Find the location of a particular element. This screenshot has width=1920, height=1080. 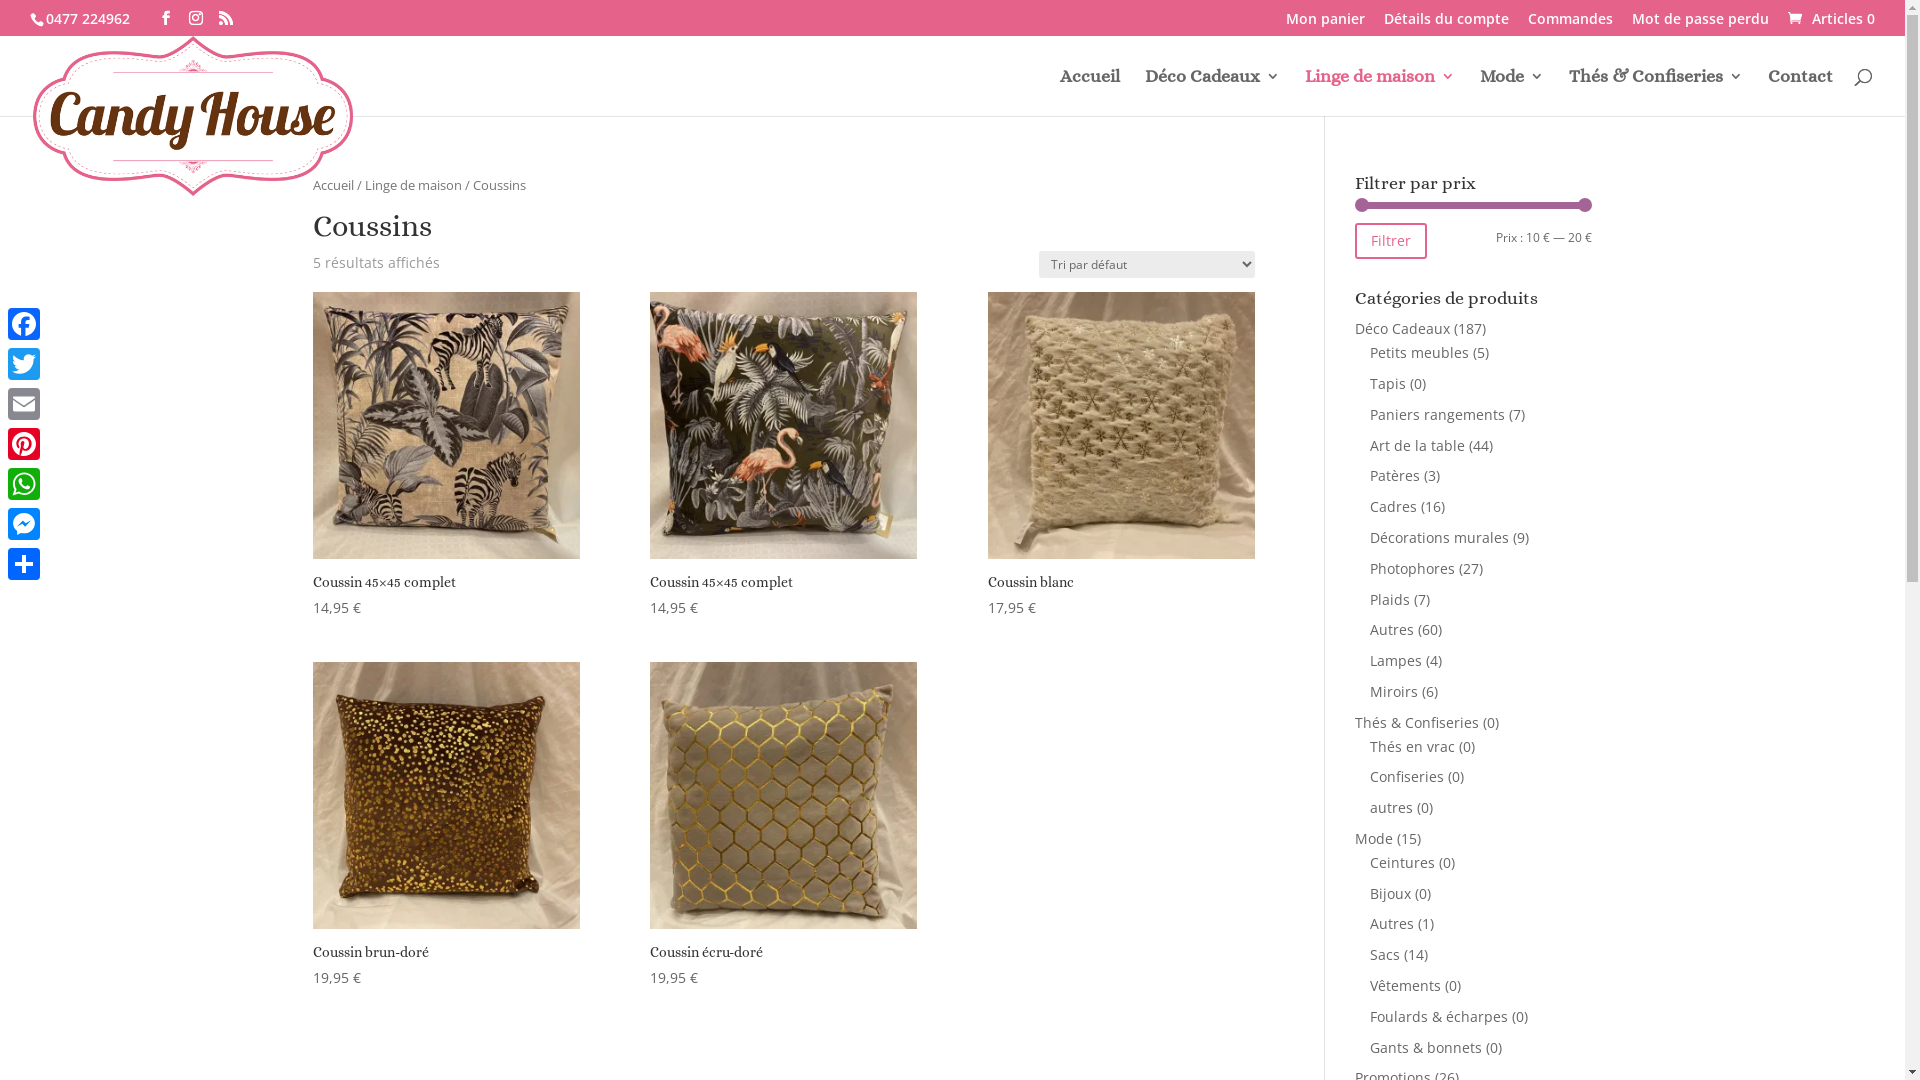

'Plaids' is located at coordinates (1368, 598).